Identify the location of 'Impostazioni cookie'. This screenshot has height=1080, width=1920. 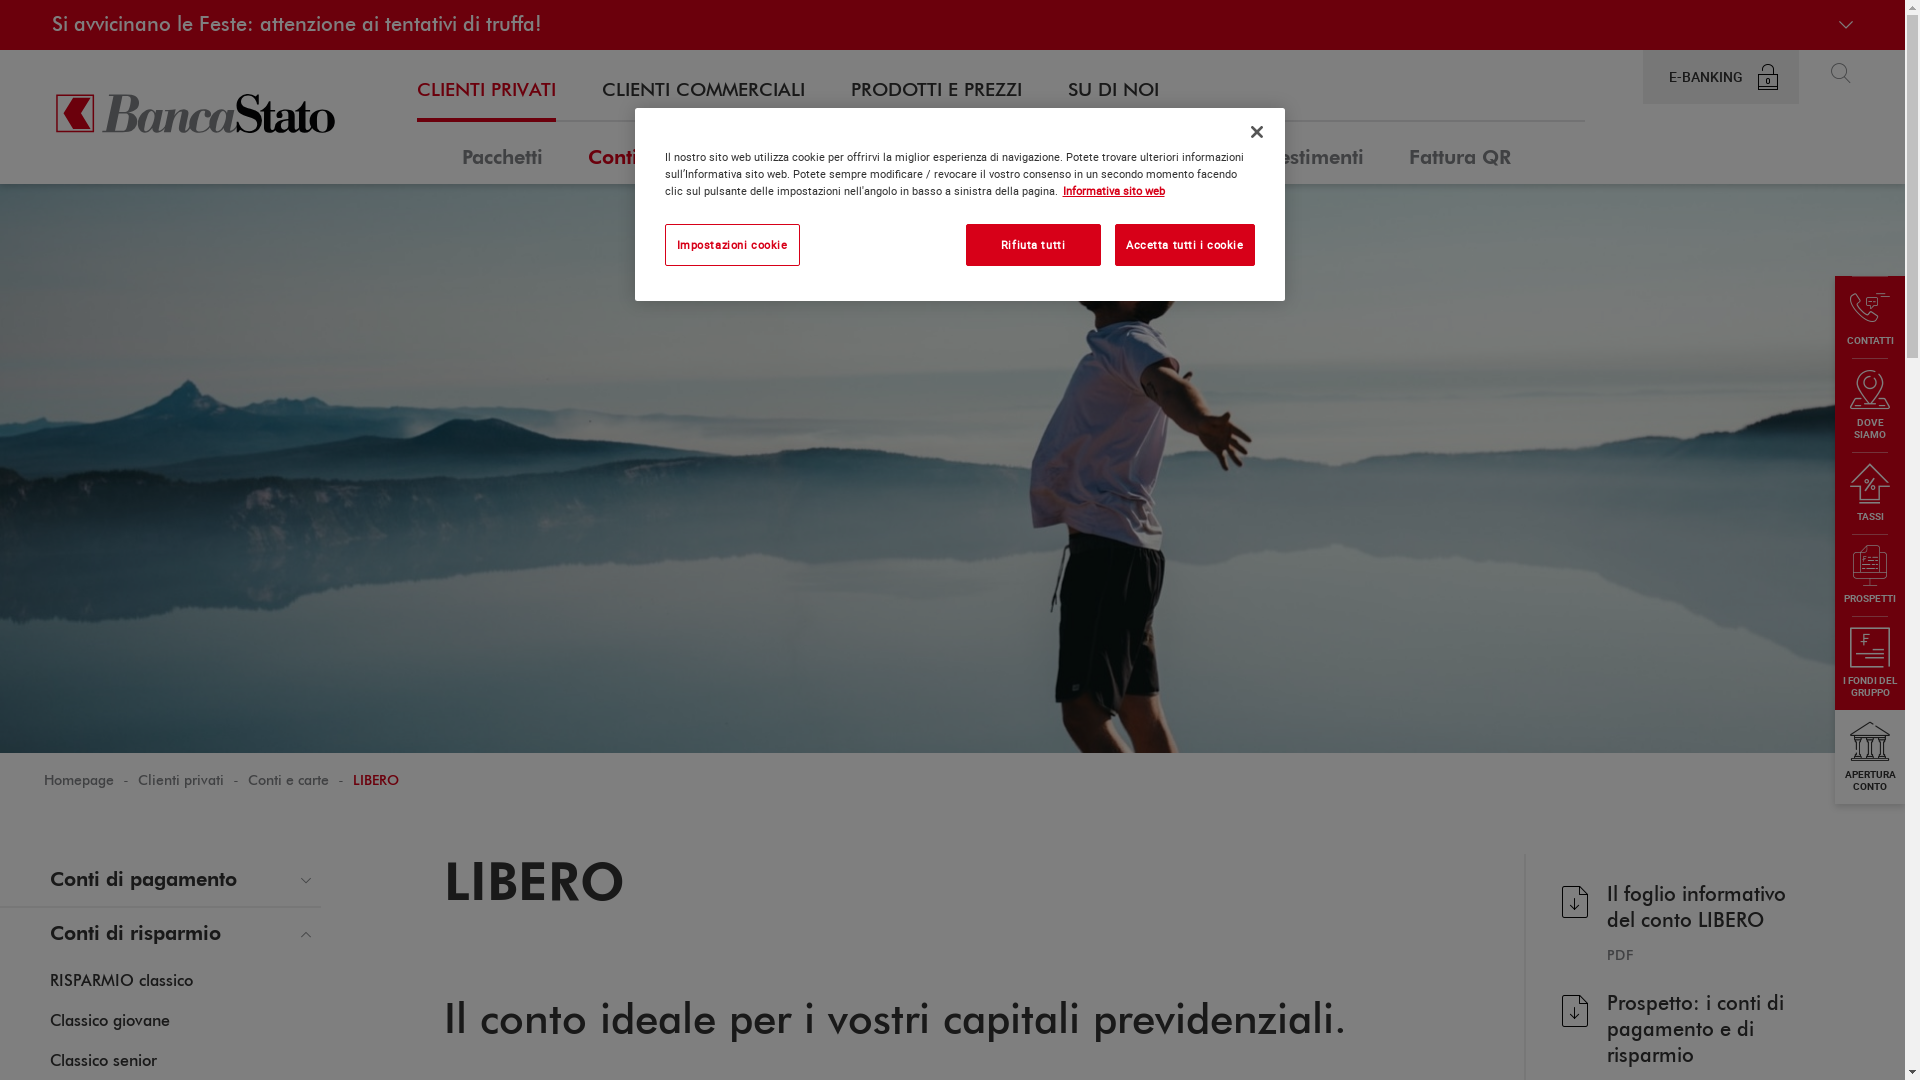
(730, 244).